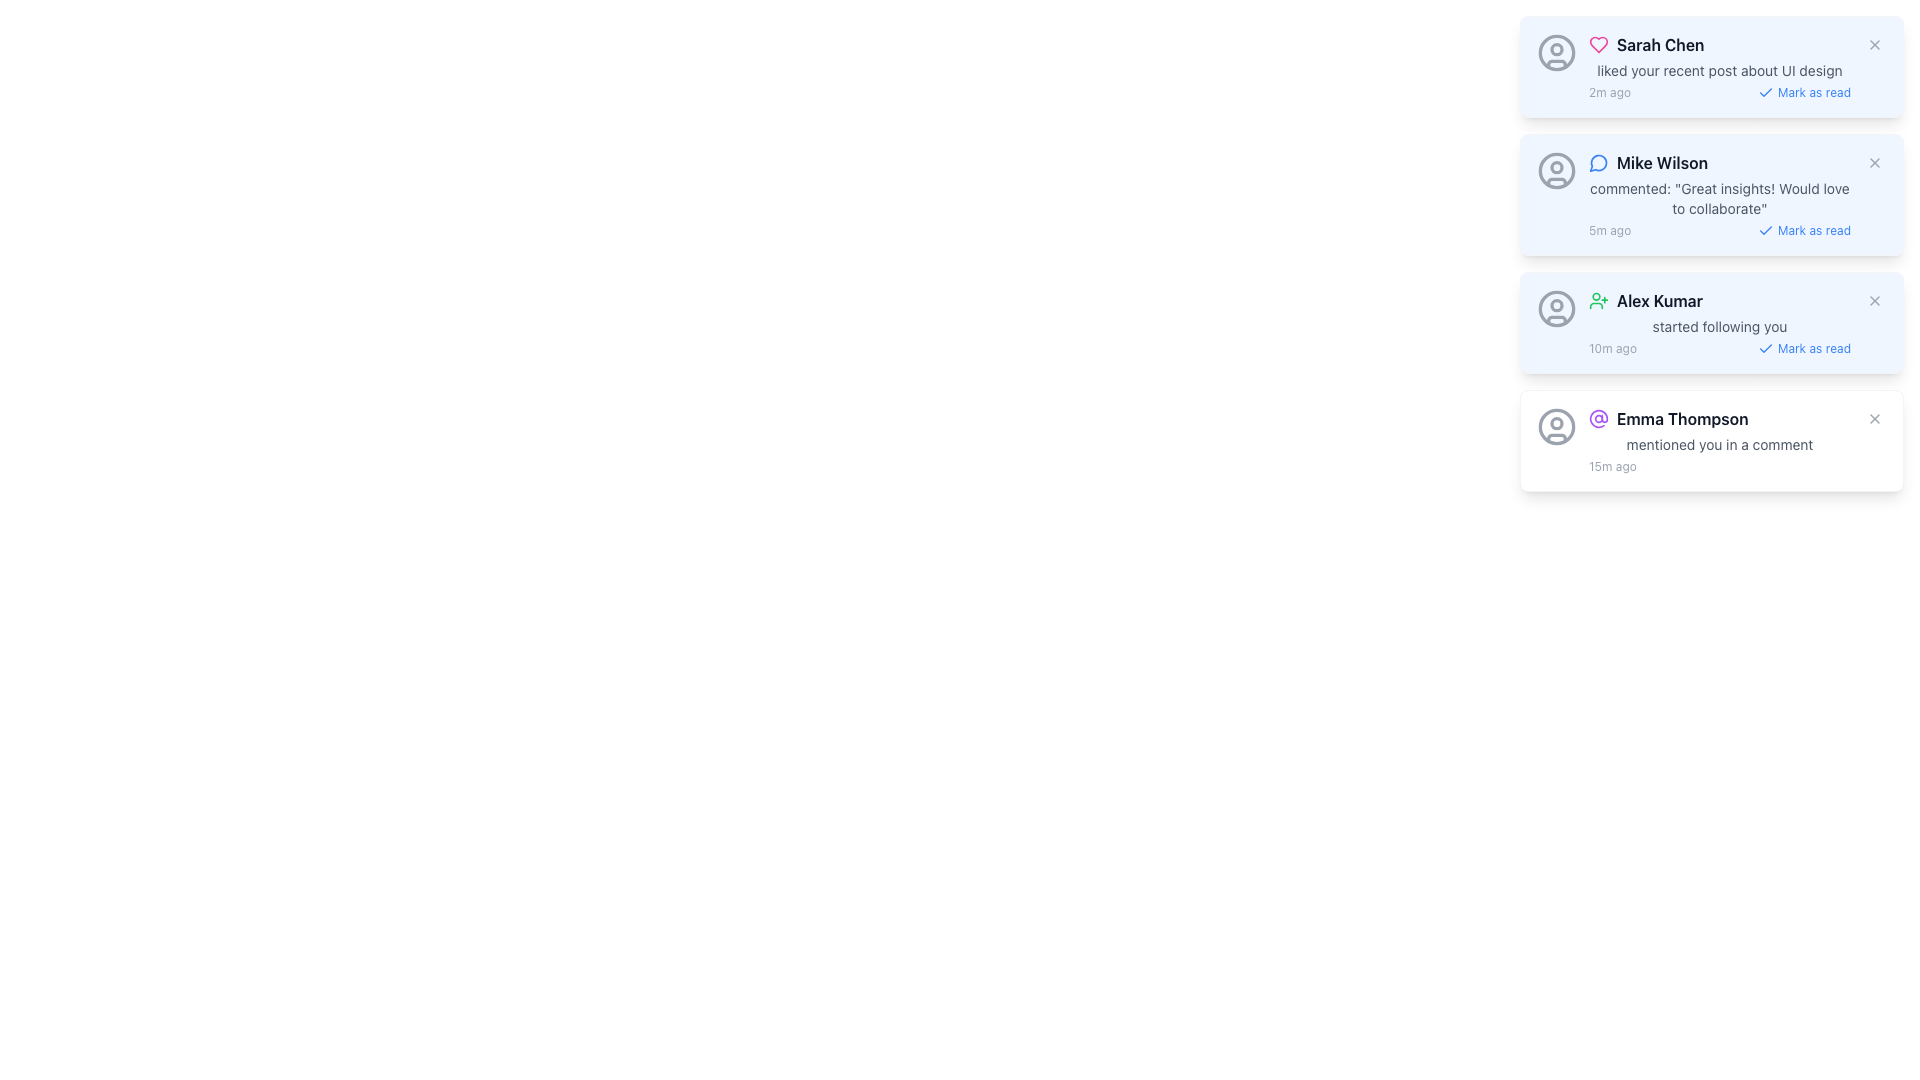  Describe the element at coordinates (1555, 319) in the screenshot. I see `the bottom arc of the SVG graphic that complements the profile icon in the notification interface for the 'Alex Kumar' notification entry` at that location.